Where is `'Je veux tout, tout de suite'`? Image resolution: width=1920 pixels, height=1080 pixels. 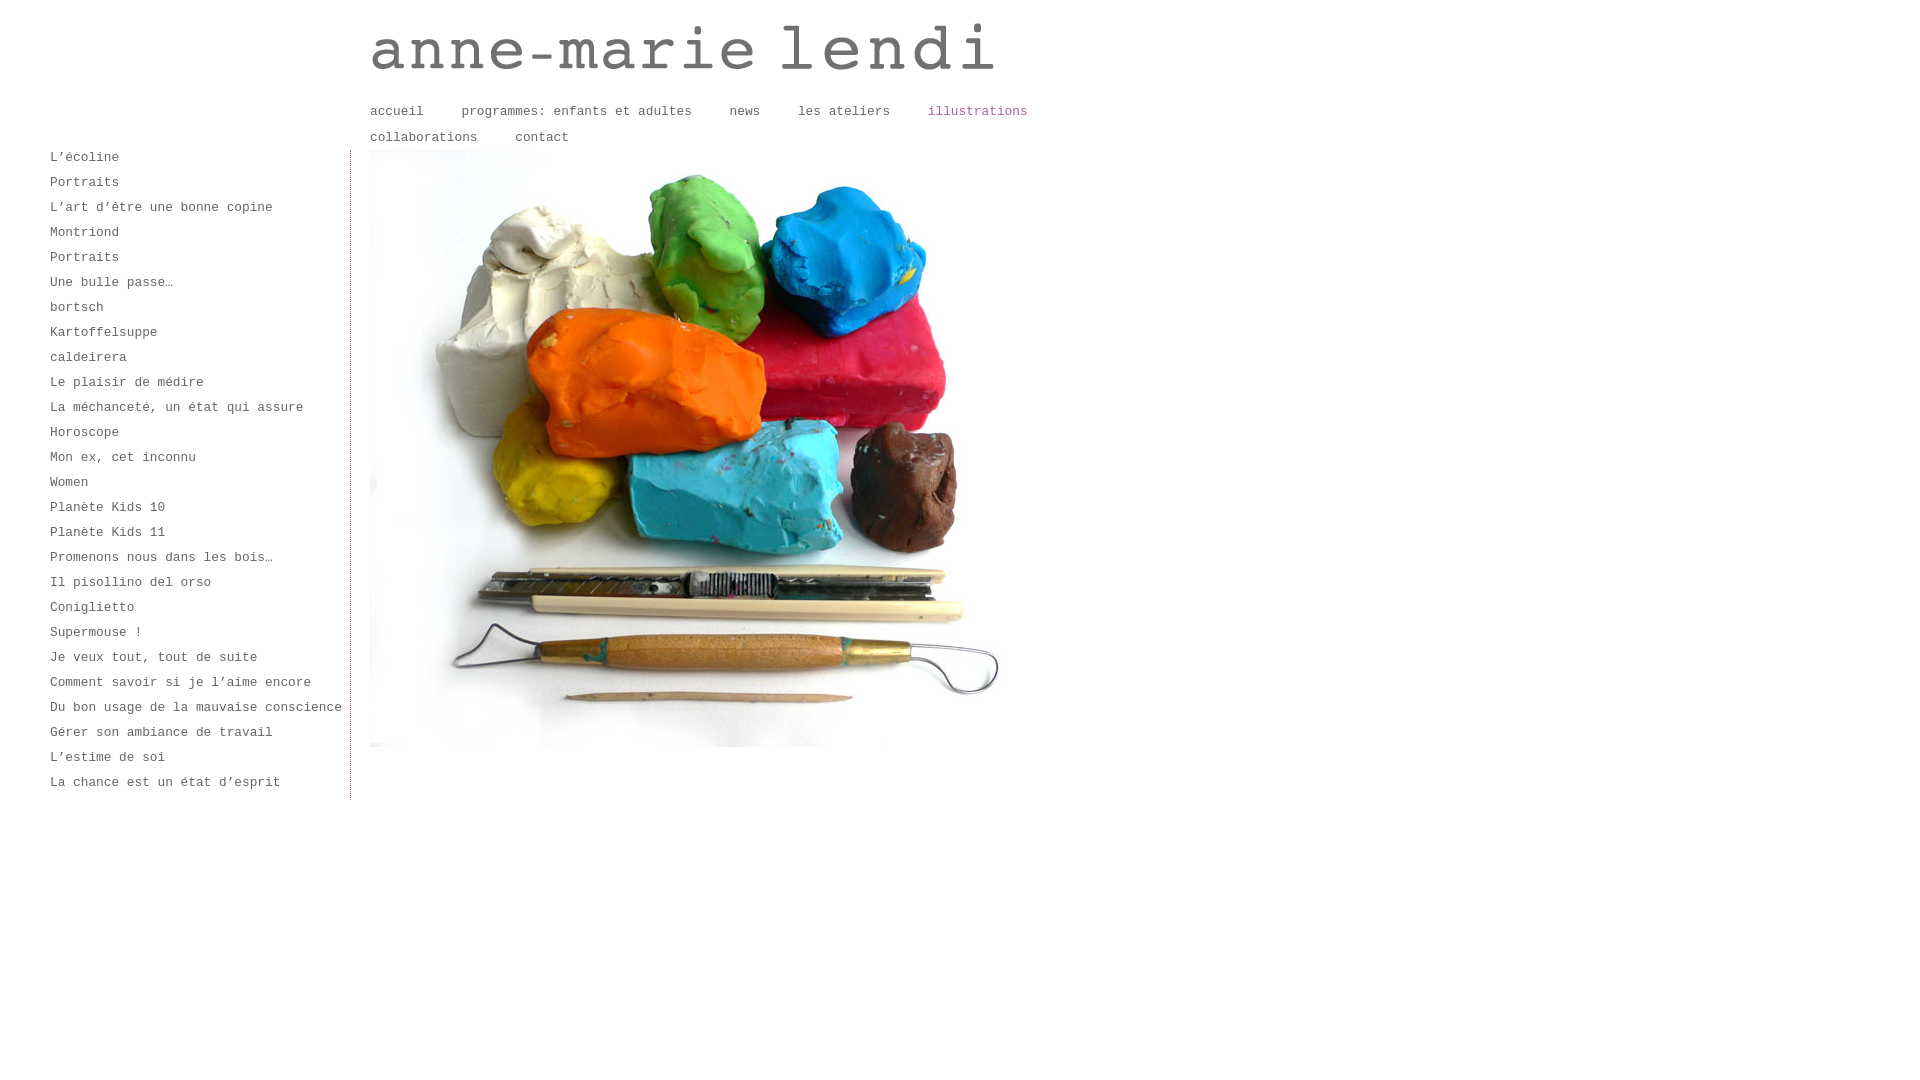 'Je veux tout, tout de suite' is located at coordinates (152, 657).